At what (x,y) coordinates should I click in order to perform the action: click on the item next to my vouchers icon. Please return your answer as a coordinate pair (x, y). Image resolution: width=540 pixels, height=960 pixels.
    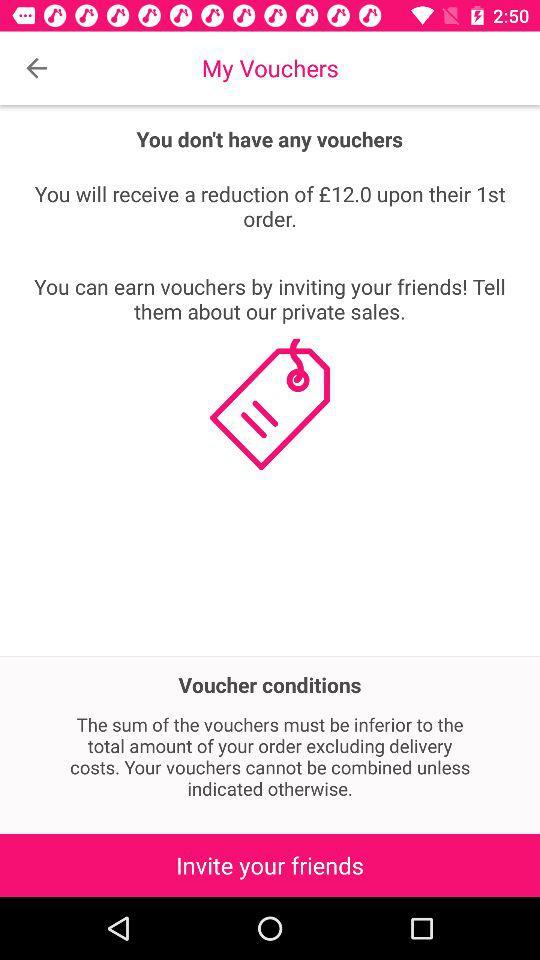
    Looking at the image, I should click on (36, 68).